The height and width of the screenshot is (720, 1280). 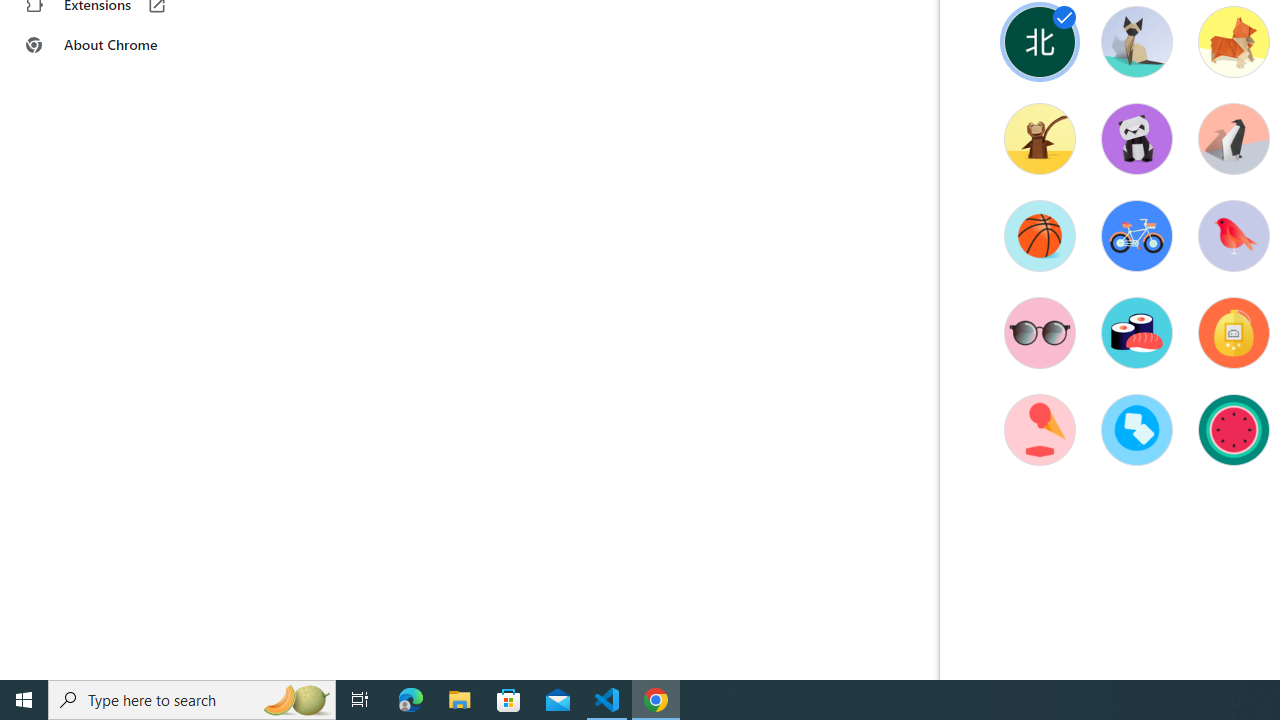 What do you see at coordinates (459, 698) in the screenshot?
I see `'File Explorer'` at bounding box center [459, 698].